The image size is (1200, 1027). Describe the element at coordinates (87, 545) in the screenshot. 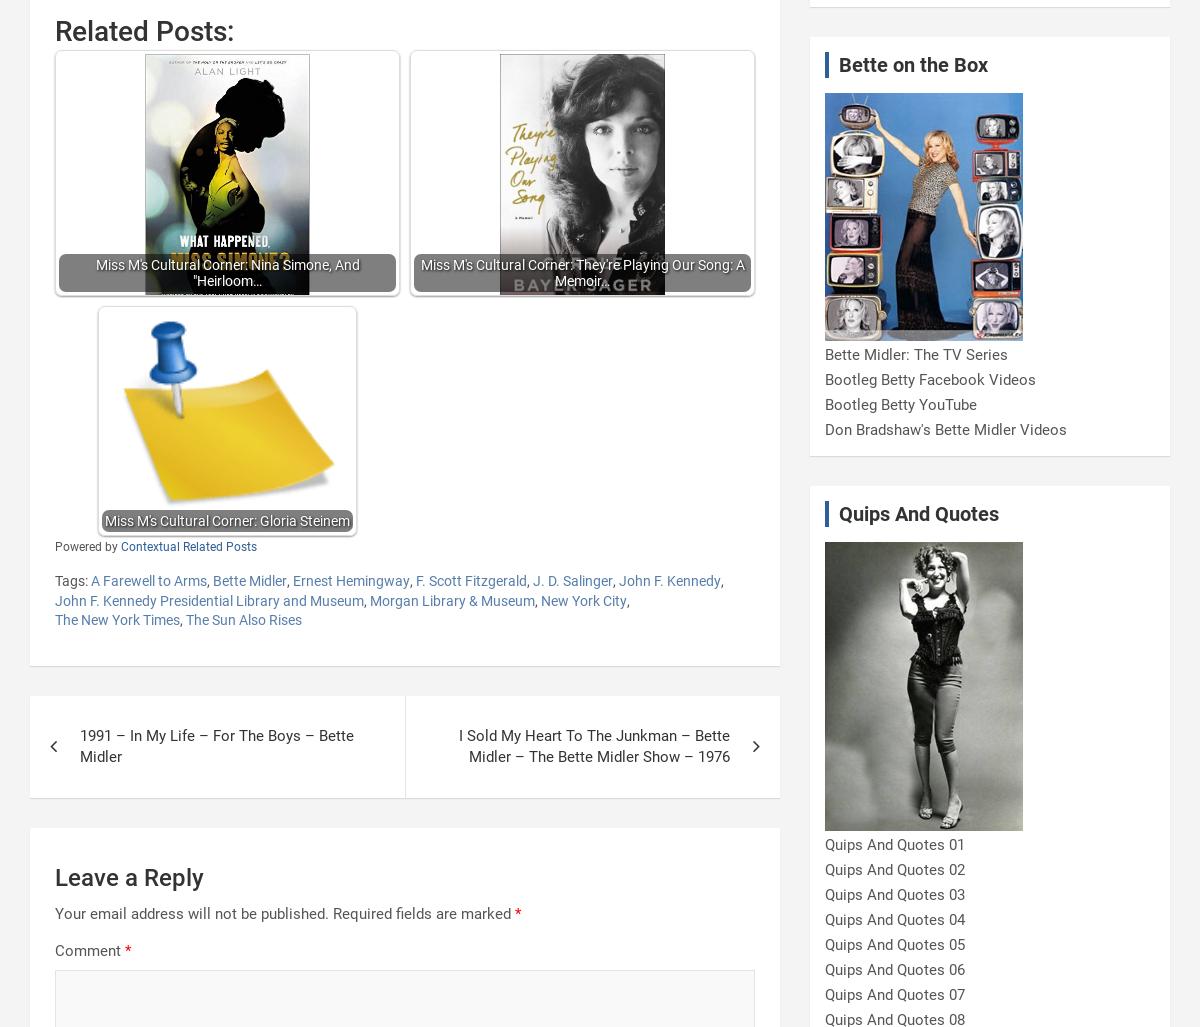

I see `'Powered by'` at that location.